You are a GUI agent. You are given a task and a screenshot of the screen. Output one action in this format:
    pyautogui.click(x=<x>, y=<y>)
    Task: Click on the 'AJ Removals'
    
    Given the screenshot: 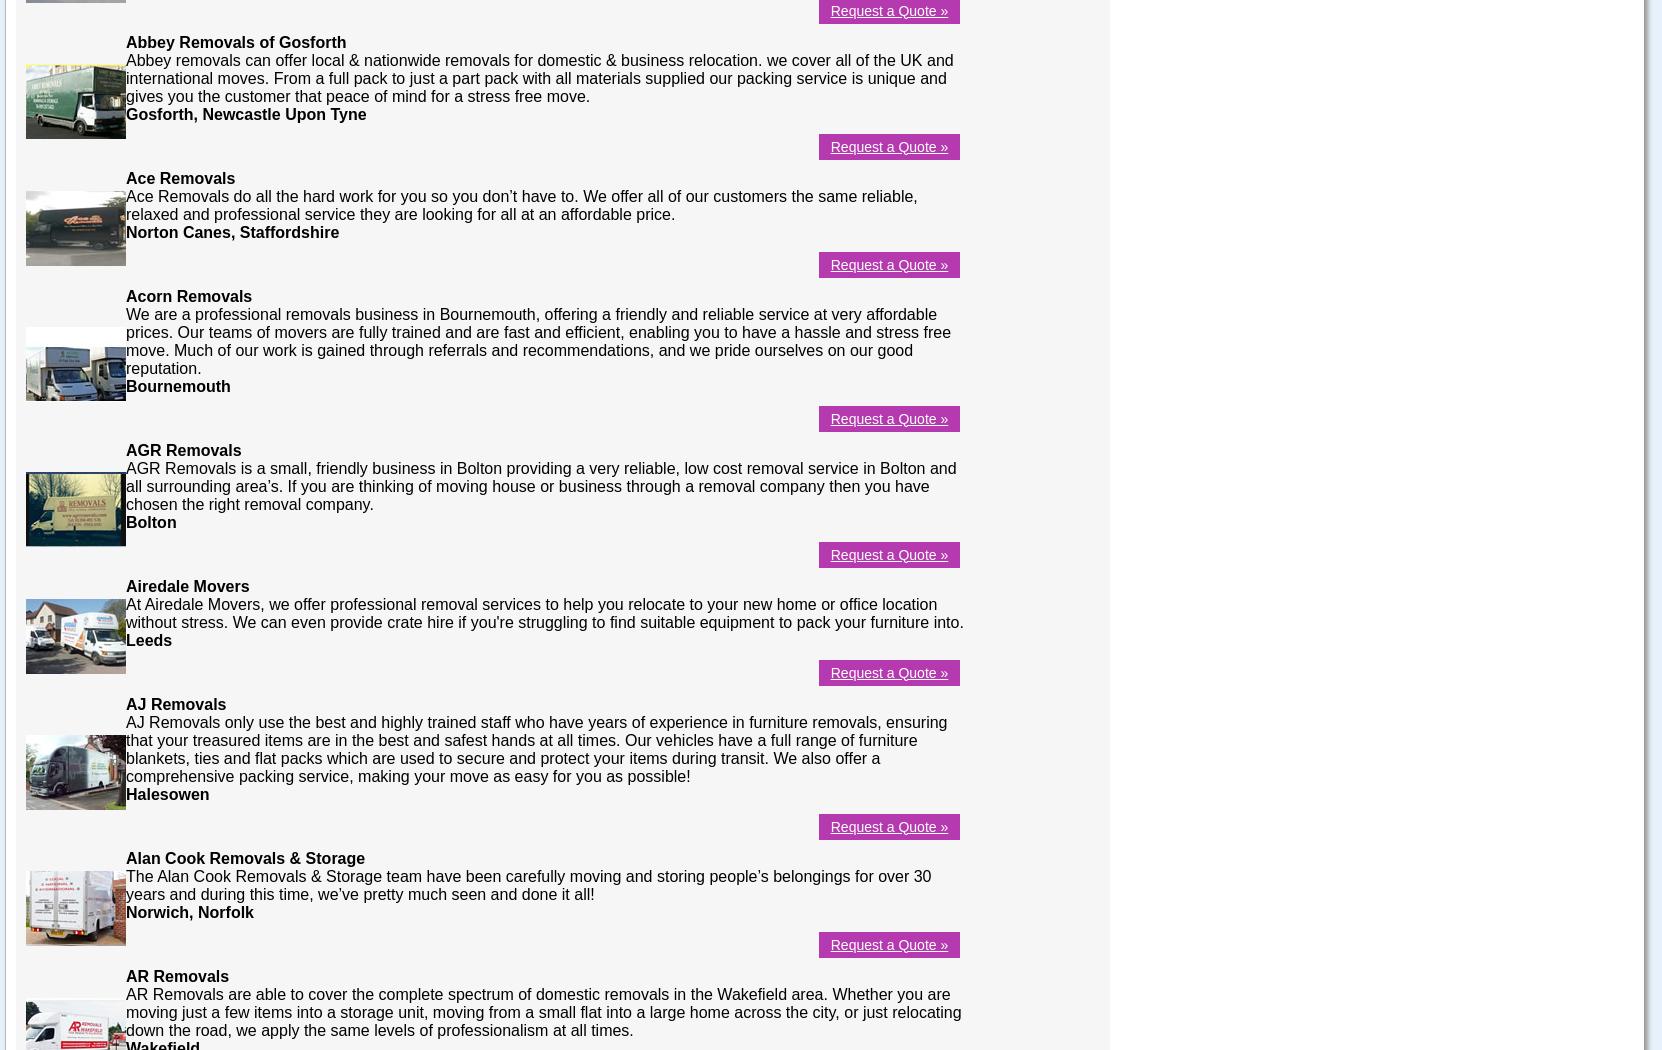 What is the action you would take?
    pyautogui.click(x=175, y=703)
    